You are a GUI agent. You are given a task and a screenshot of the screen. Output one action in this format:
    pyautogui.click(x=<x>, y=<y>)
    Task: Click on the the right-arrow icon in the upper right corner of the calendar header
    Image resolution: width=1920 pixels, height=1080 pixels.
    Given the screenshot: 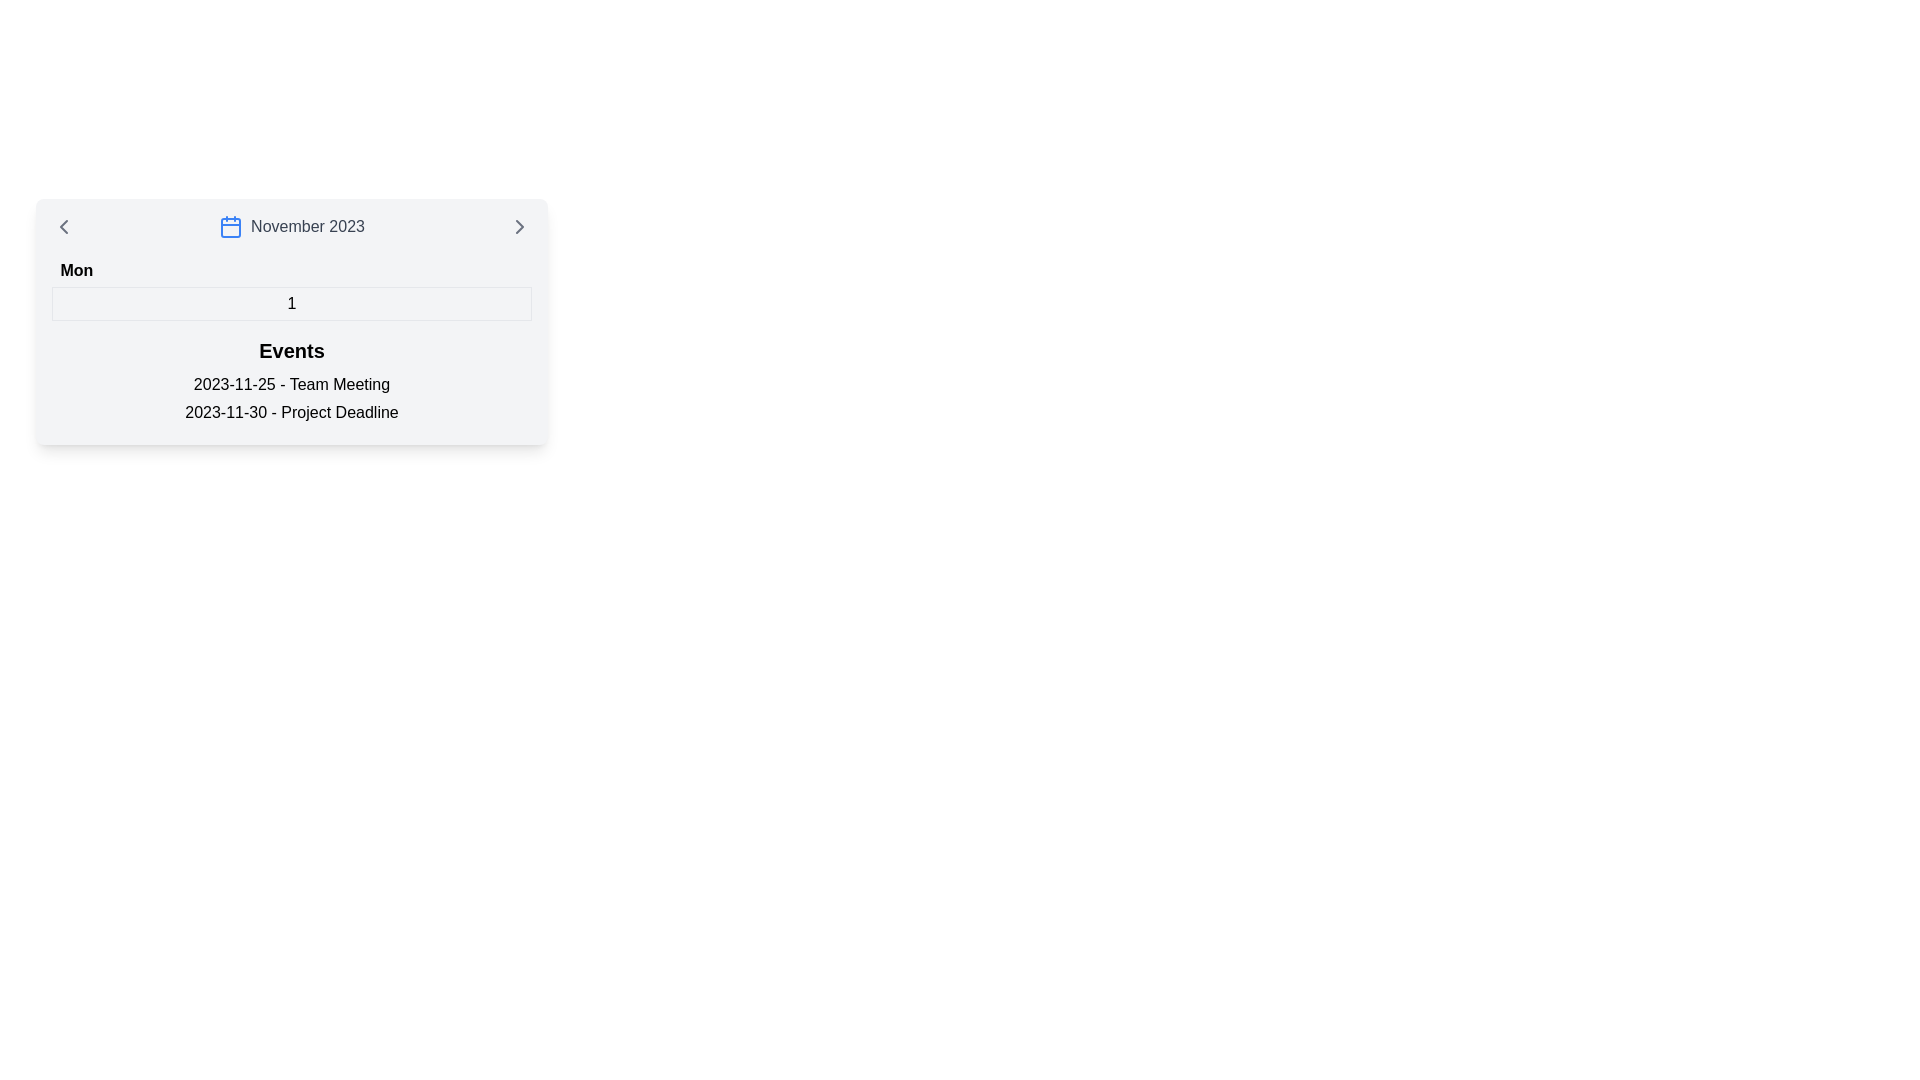 What is the action you would take?
    pyautogui.click(x=519, y=226)
    